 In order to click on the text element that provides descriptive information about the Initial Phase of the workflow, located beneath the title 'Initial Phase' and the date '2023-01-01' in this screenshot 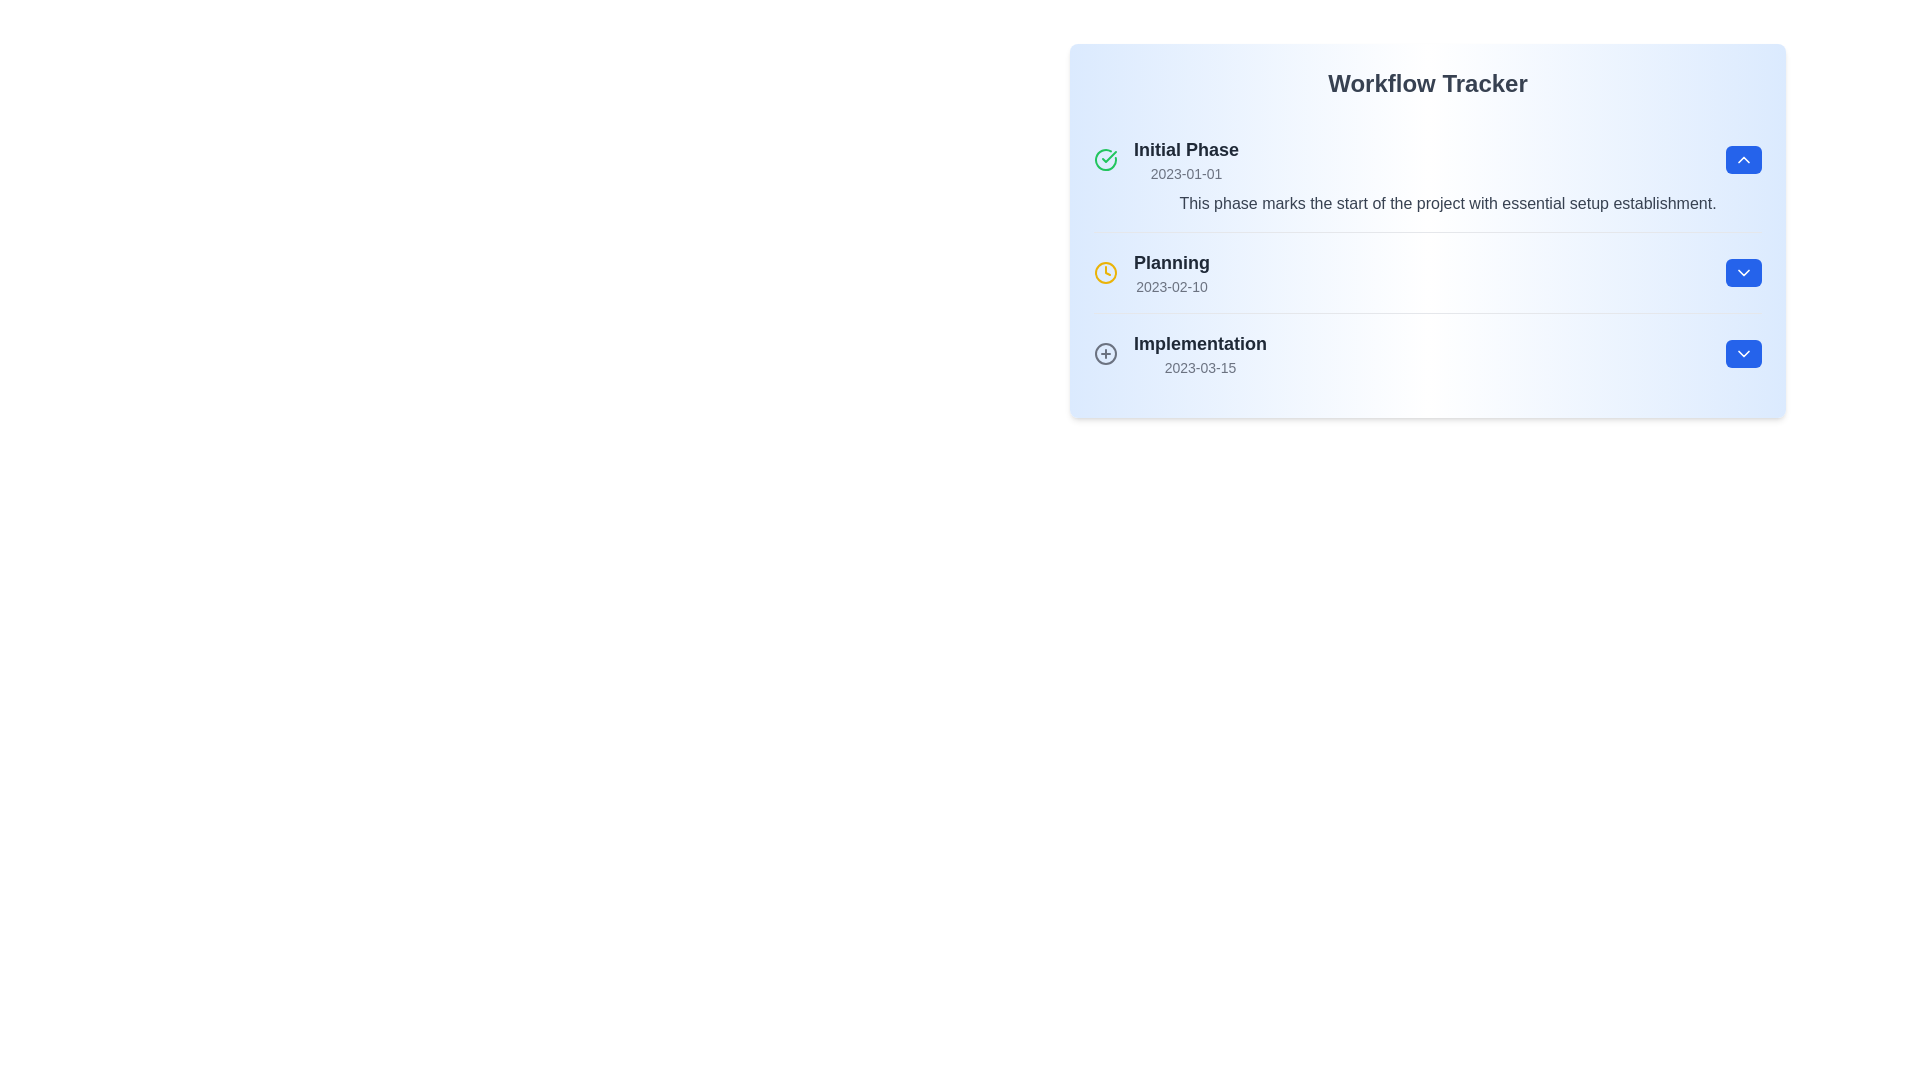, I will do `click(1427, 204)`.